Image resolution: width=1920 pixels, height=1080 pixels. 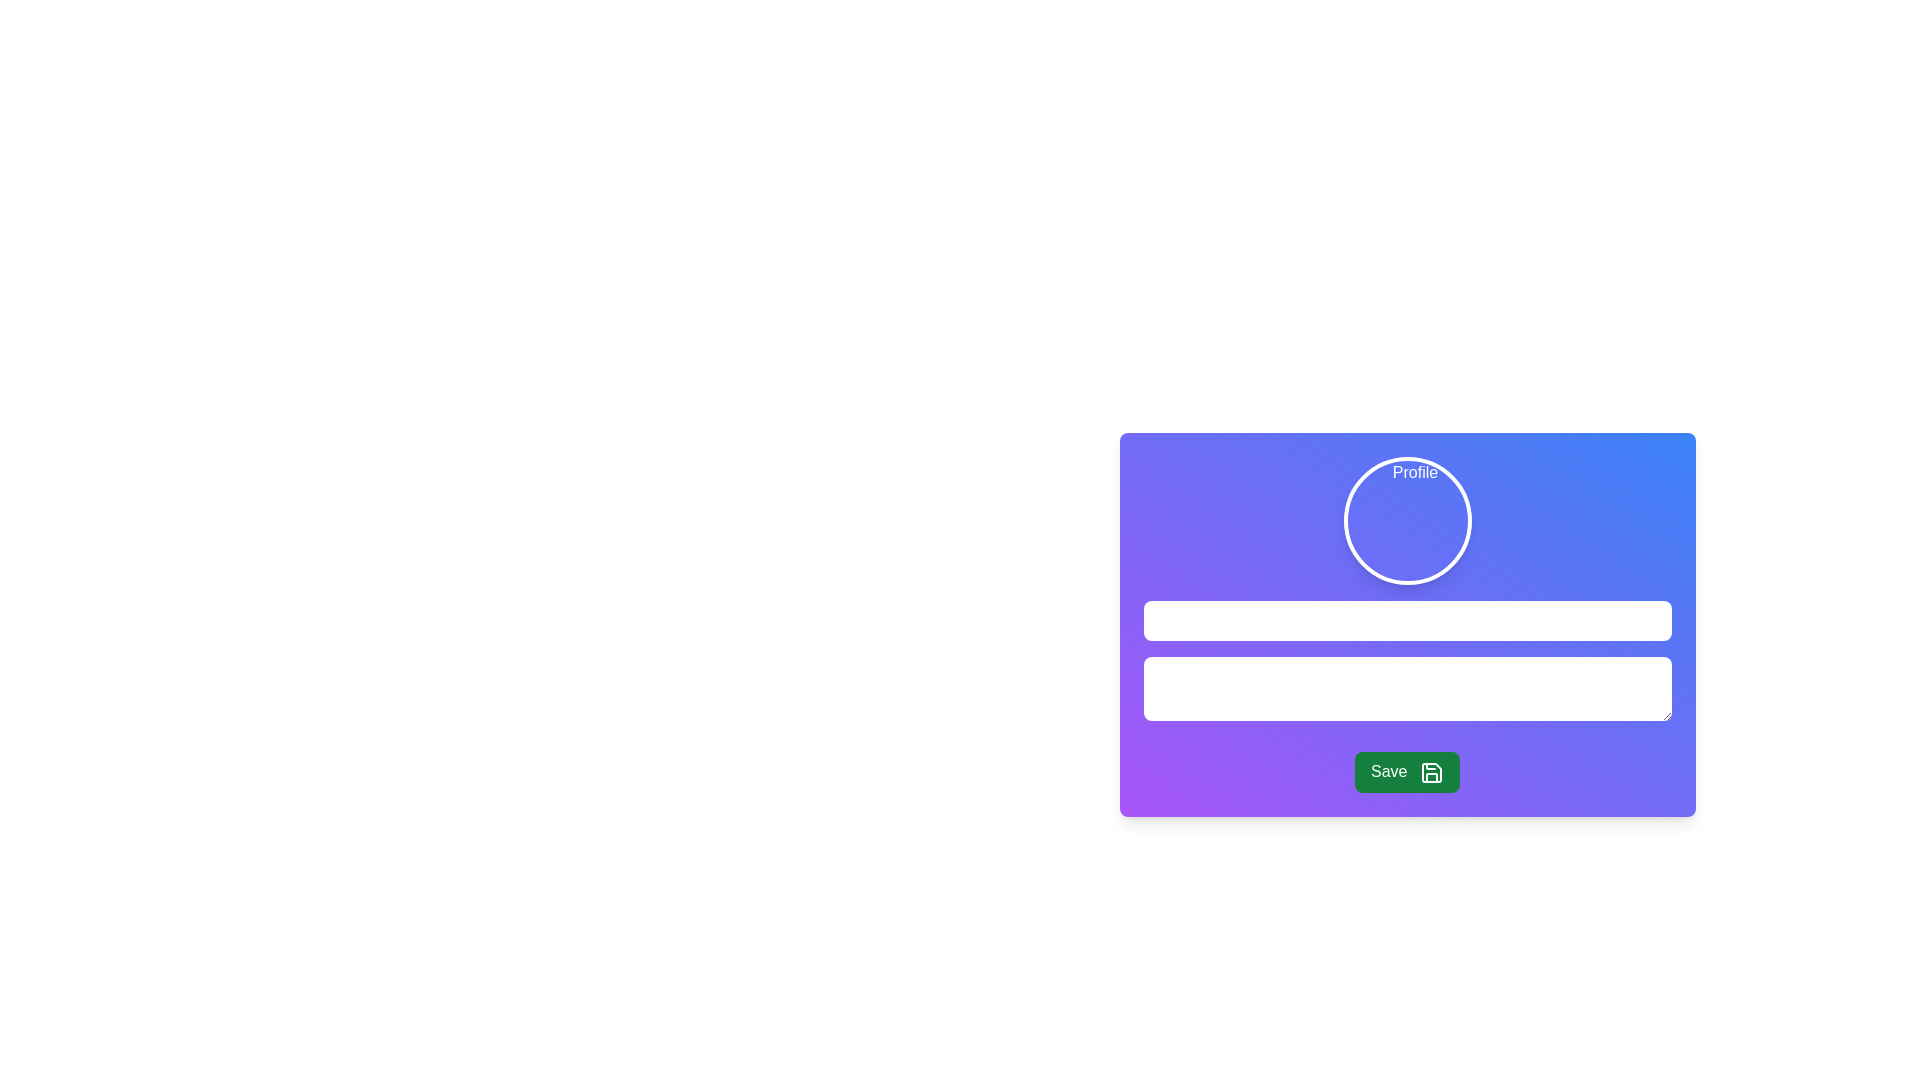 What do you see at coordinates (1406, 771) in the screenshot?
I see `the save button located at the center-bottom of the card layout` at bounding box center [1406, 771].